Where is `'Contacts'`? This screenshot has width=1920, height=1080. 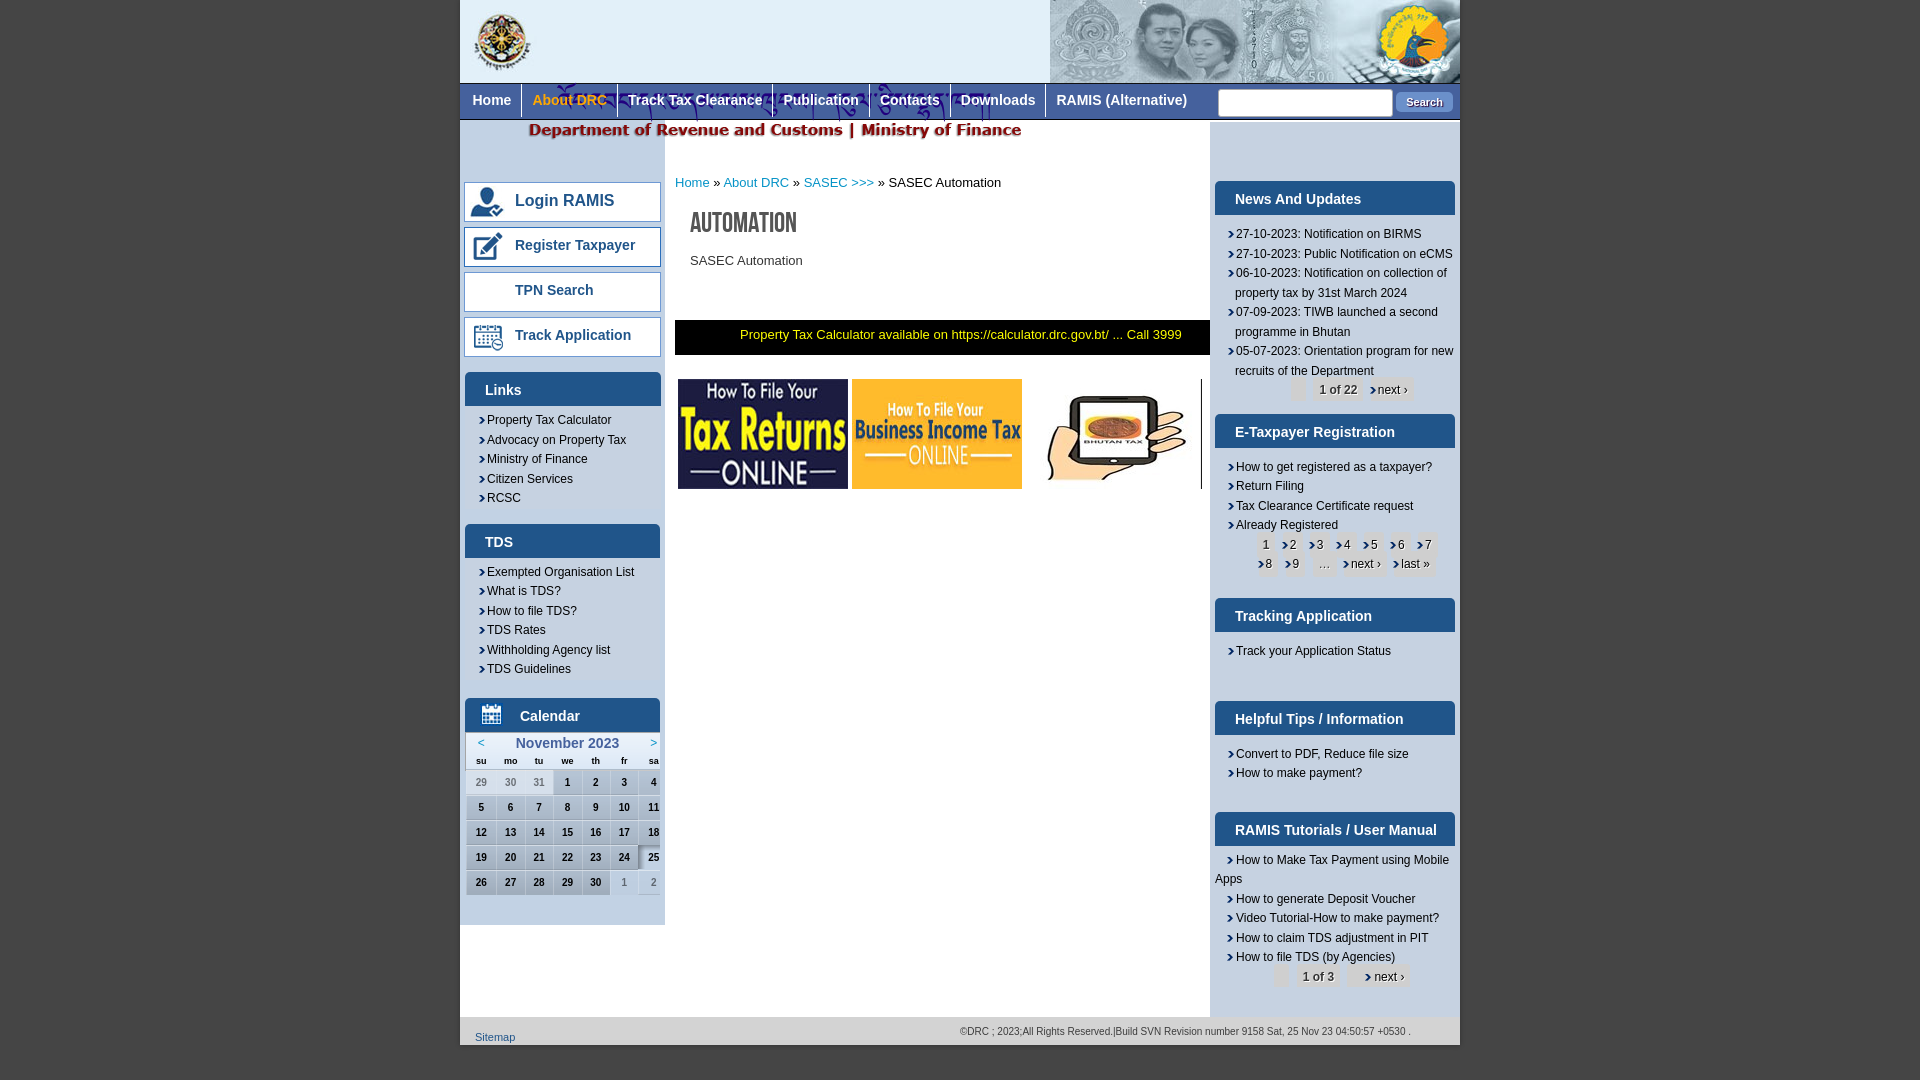 'Contacts' is located at coordinates (909, 100).